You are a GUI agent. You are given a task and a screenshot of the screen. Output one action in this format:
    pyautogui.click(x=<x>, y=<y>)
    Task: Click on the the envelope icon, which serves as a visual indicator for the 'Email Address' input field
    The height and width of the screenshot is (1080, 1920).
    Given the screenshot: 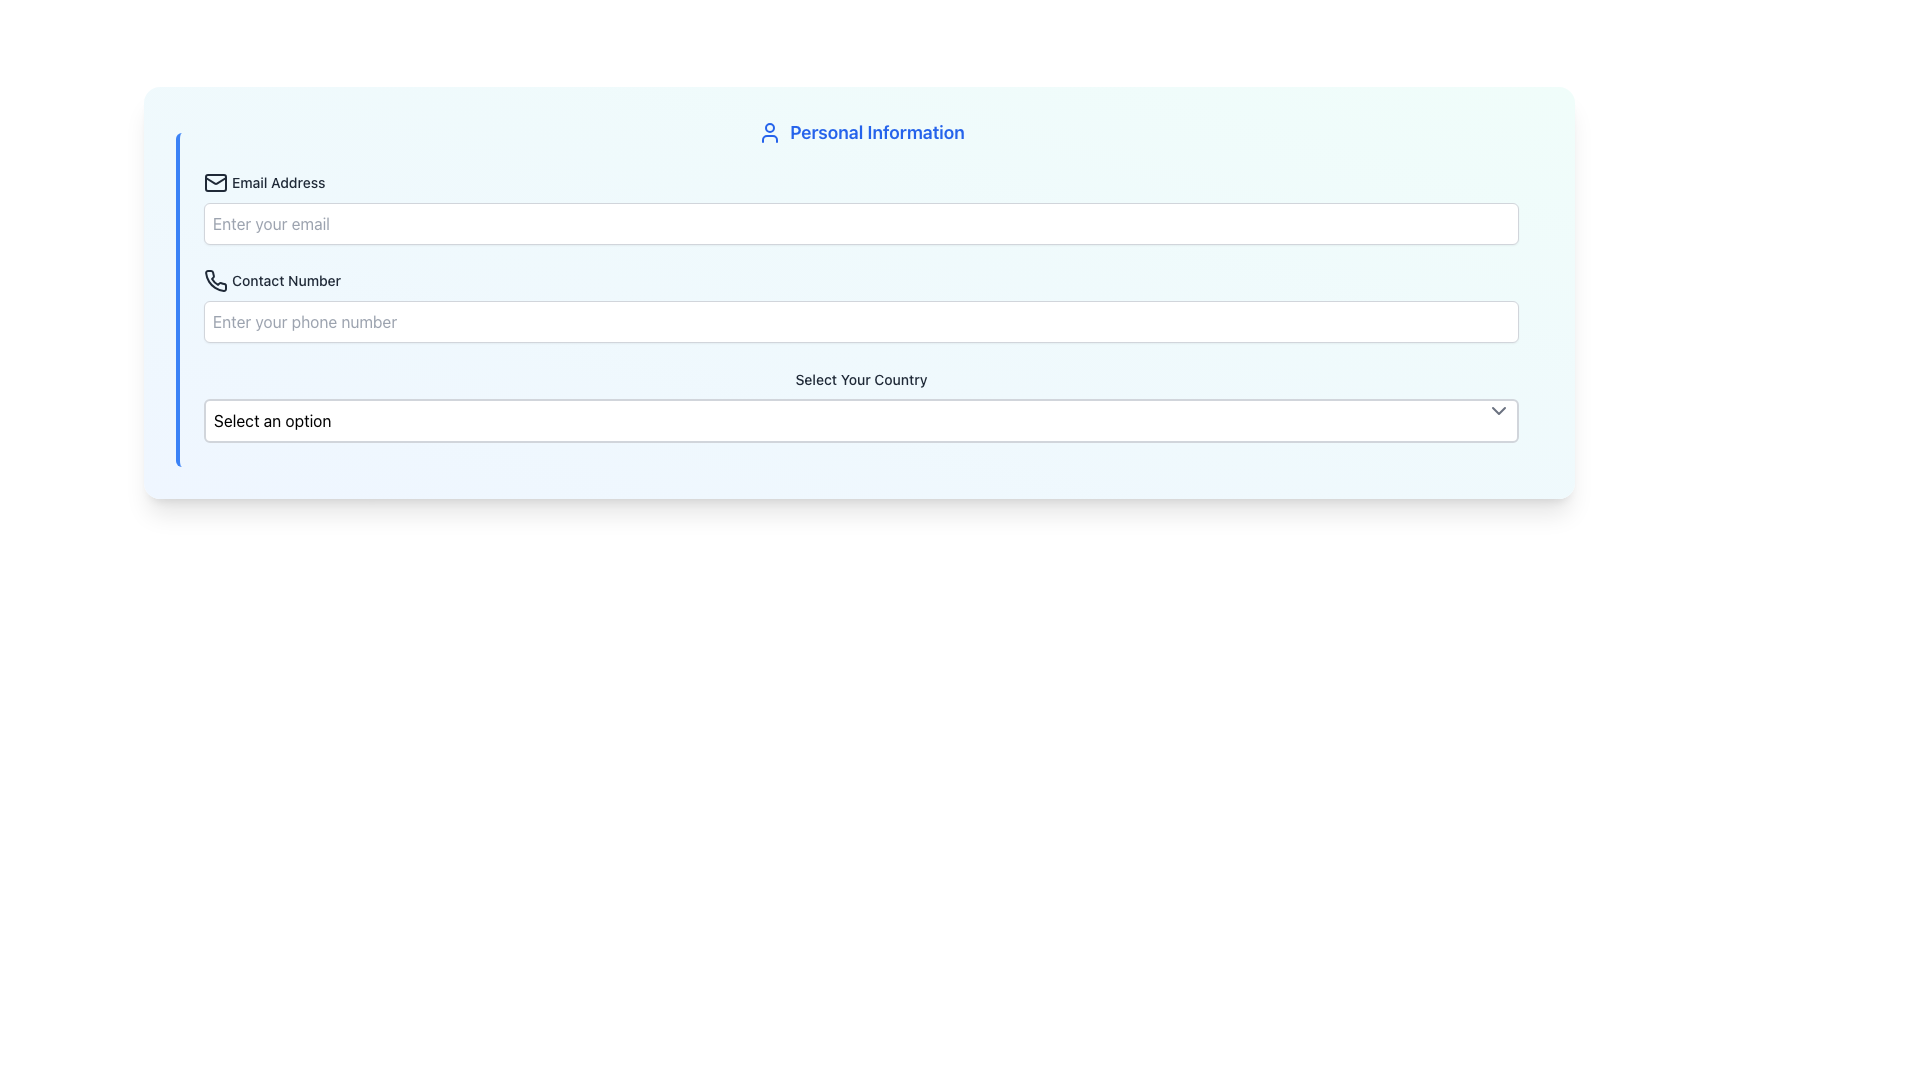 What is the action you would take?
    pyautogui.click(x=216, y=182)
    